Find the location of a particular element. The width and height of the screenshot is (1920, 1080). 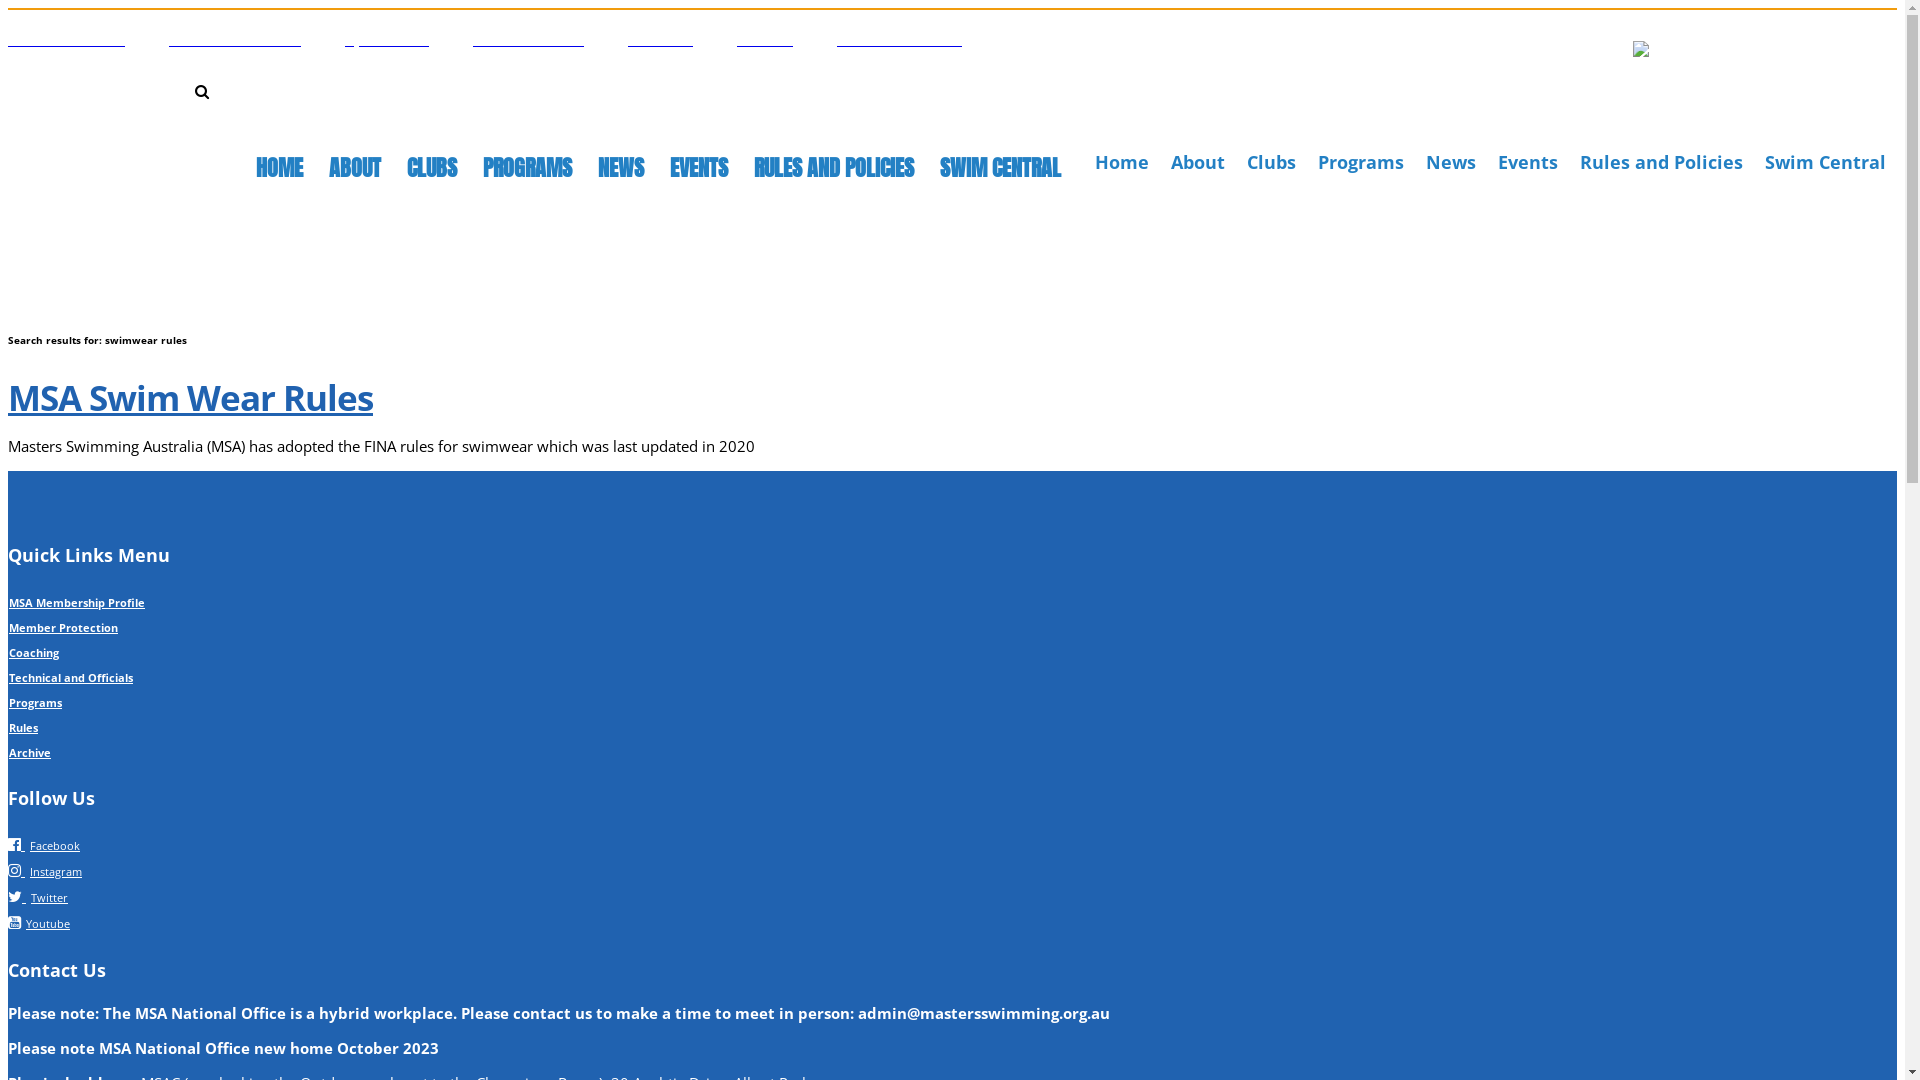

'EVENTS' is located at coordinates (699, 166).